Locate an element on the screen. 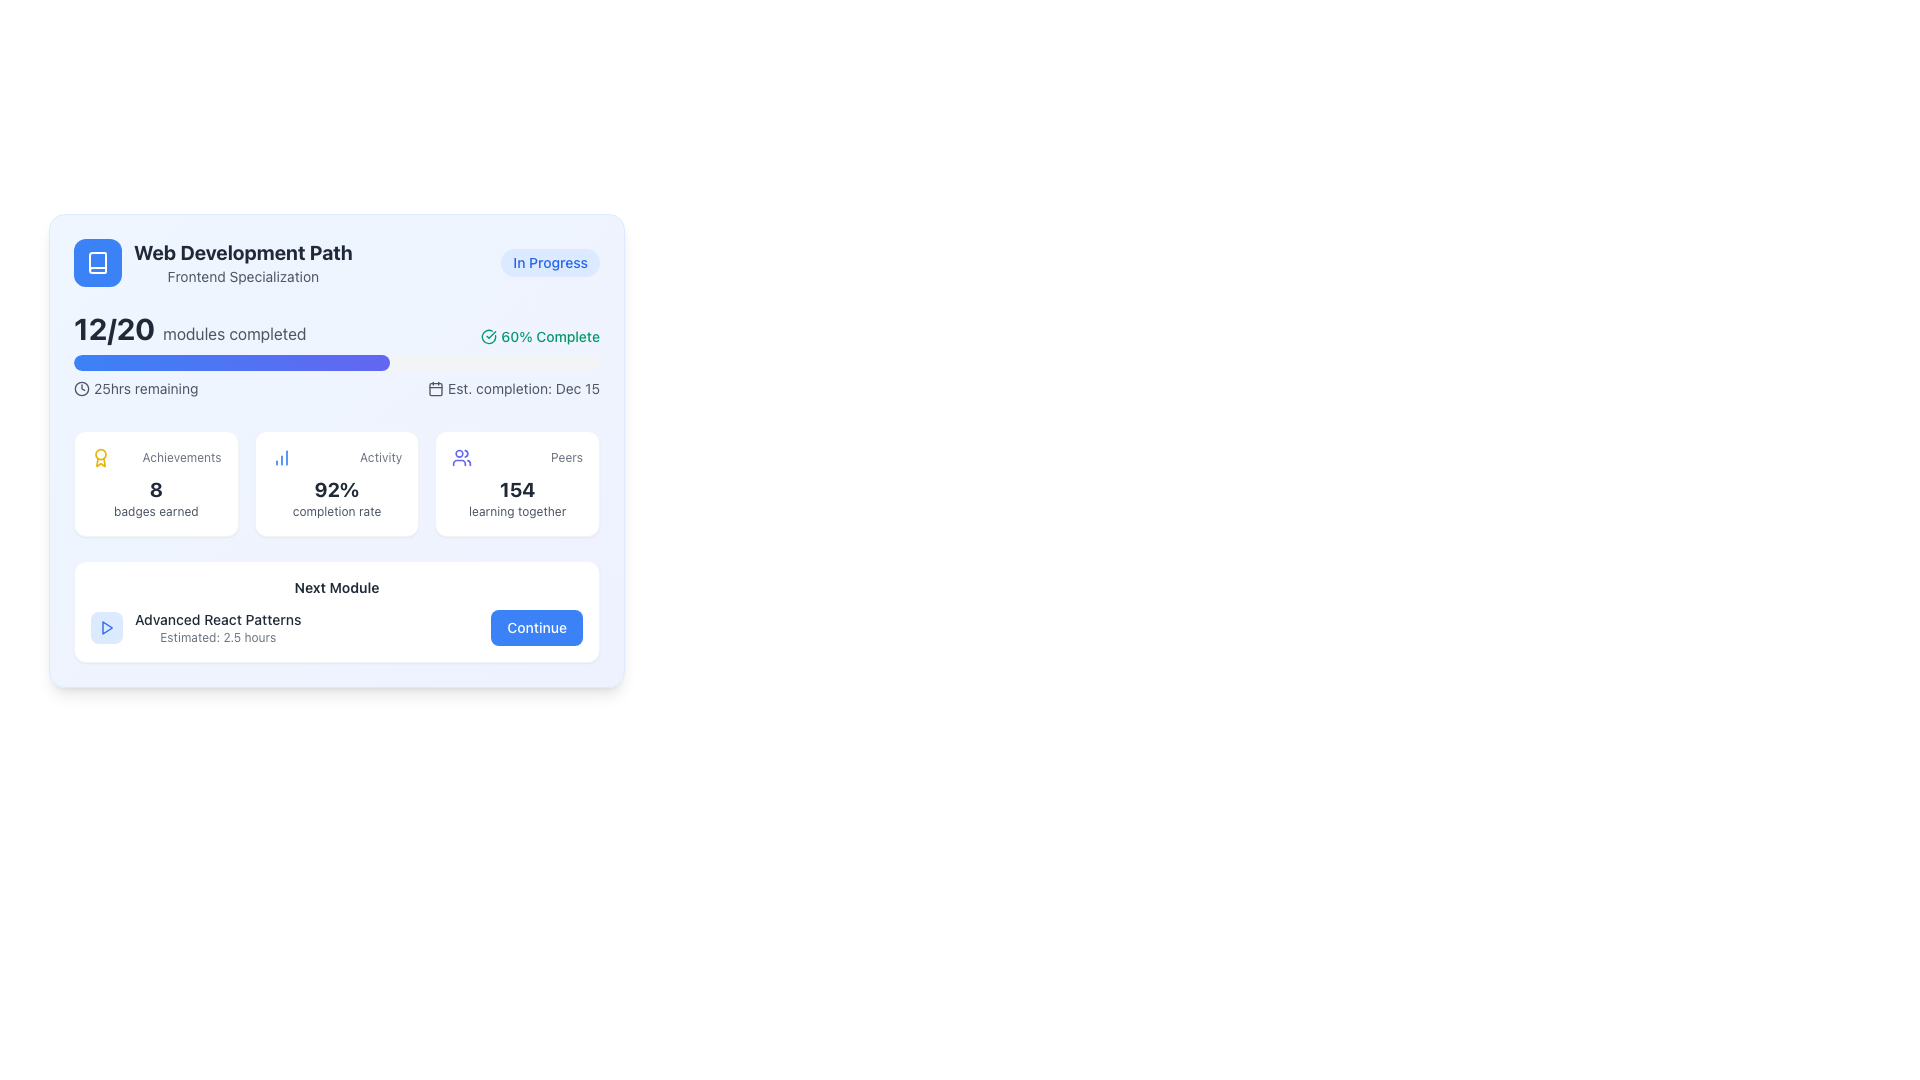 This screenshot has height=1080, width=1920. the 'Next Module' text label, which is a small bold dark gray font positioned at the top of a rectangular card containing module information is located at coordinates (336, 586).